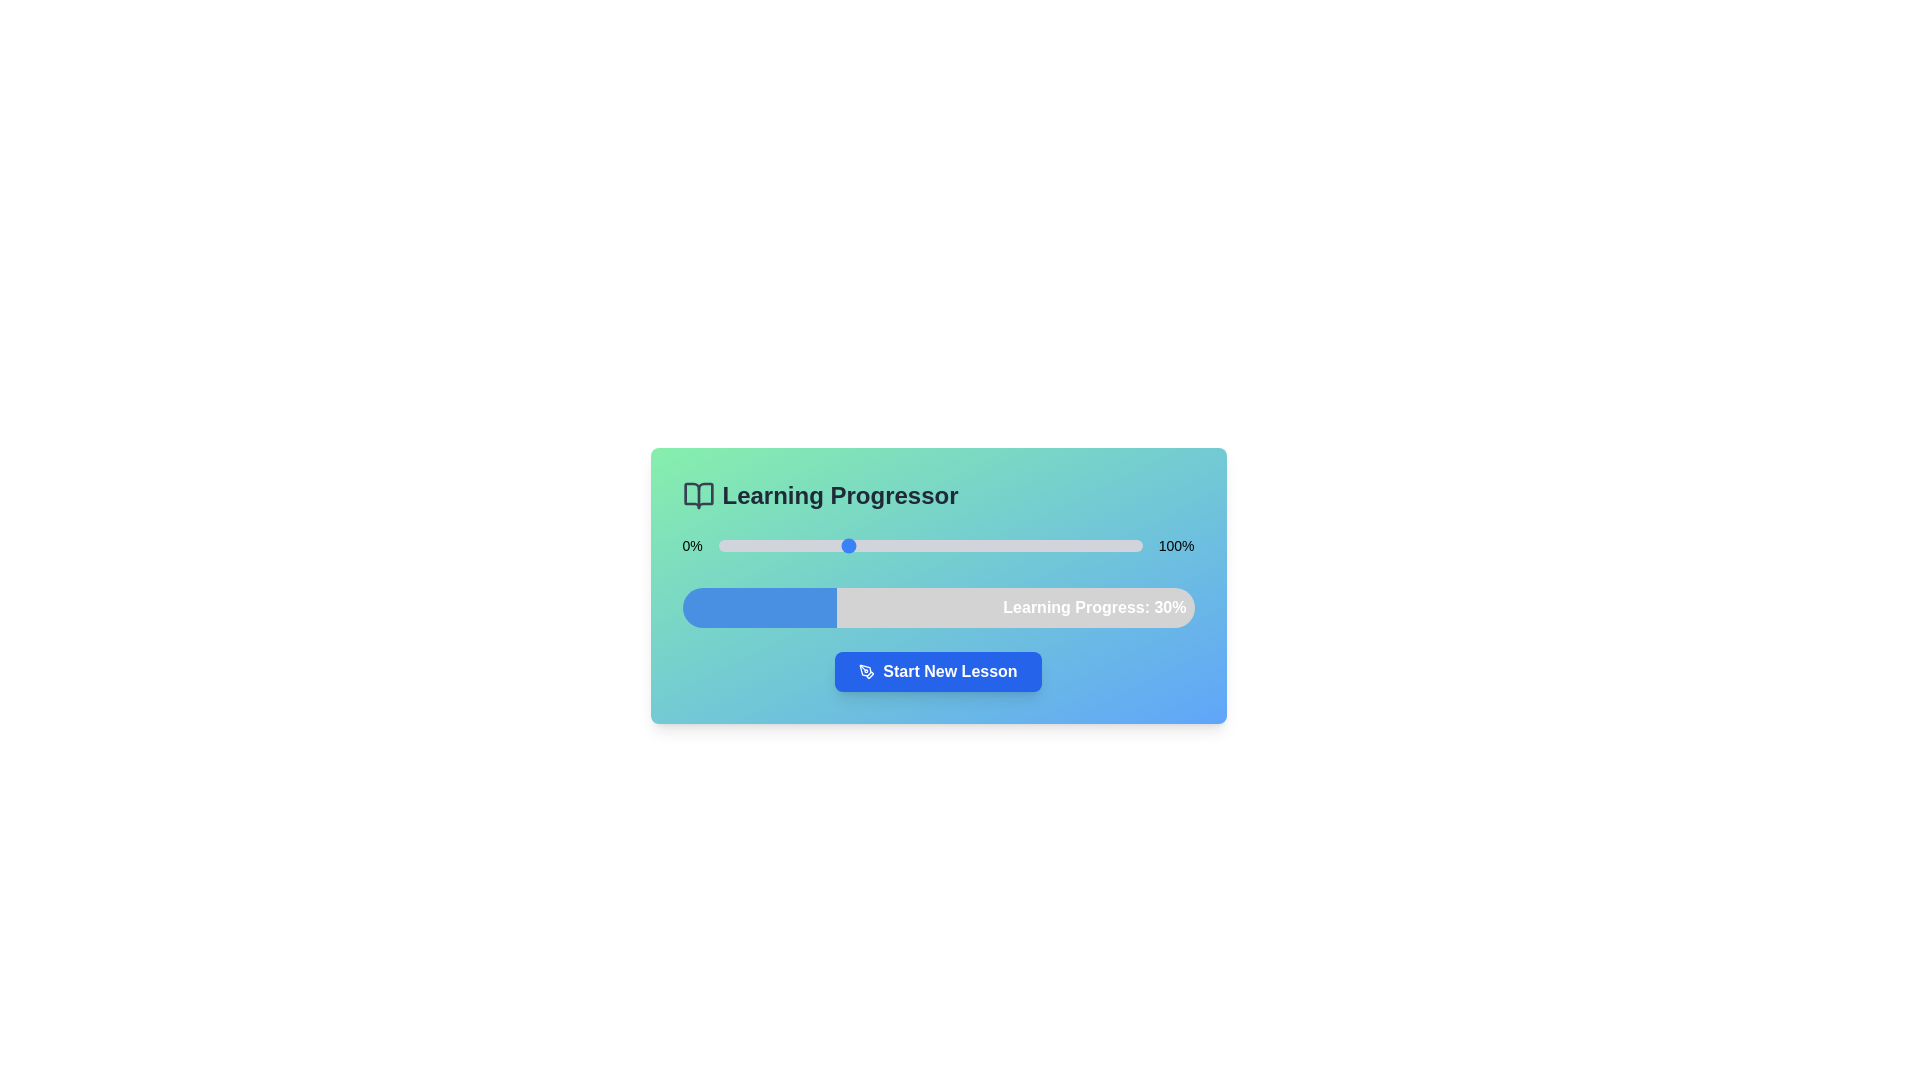 The height and width of the screenshot is (1080, 1920). I want to click on the slider to set the learning progress to 36%, so click(871, 546).